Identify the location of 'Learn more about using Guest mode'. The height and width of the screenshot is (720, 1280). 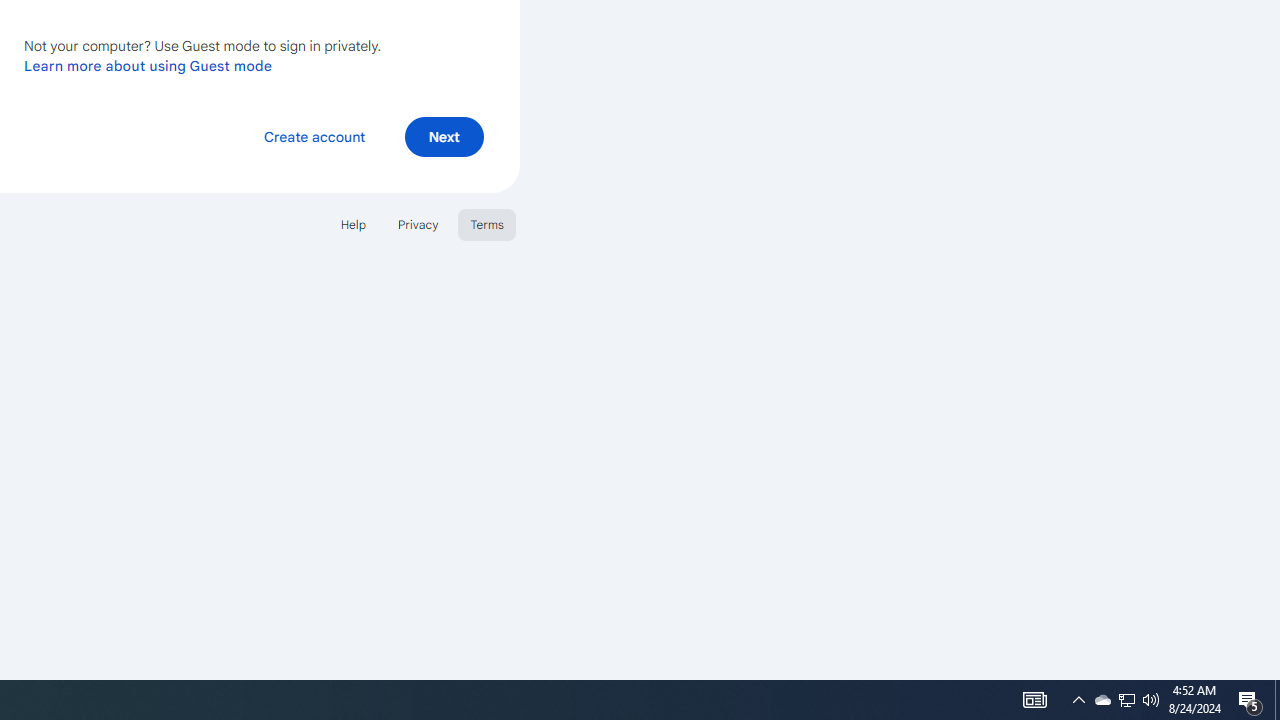
(147, 64).